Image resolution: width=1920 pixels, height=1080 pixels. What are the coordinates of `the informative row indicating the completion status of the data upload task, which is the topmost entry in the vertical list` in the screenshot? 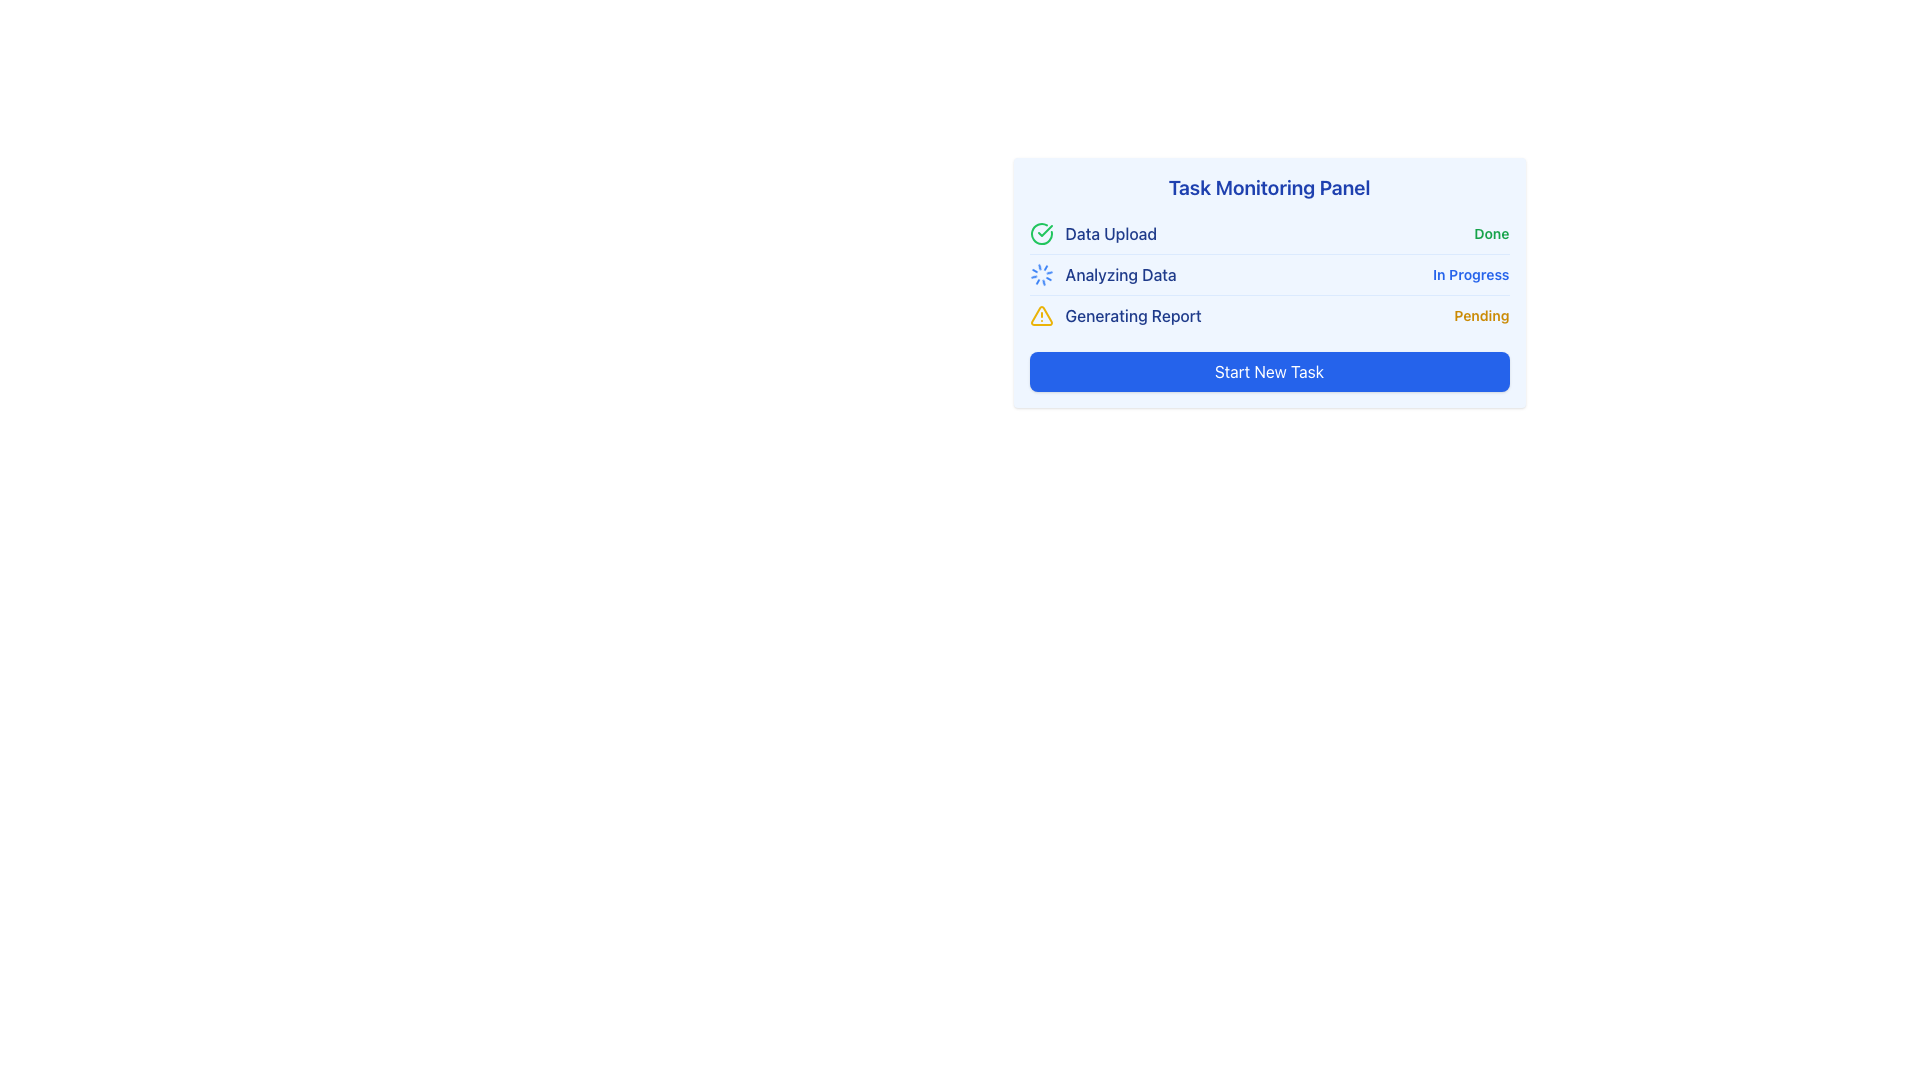 It's located at (1268, 233).